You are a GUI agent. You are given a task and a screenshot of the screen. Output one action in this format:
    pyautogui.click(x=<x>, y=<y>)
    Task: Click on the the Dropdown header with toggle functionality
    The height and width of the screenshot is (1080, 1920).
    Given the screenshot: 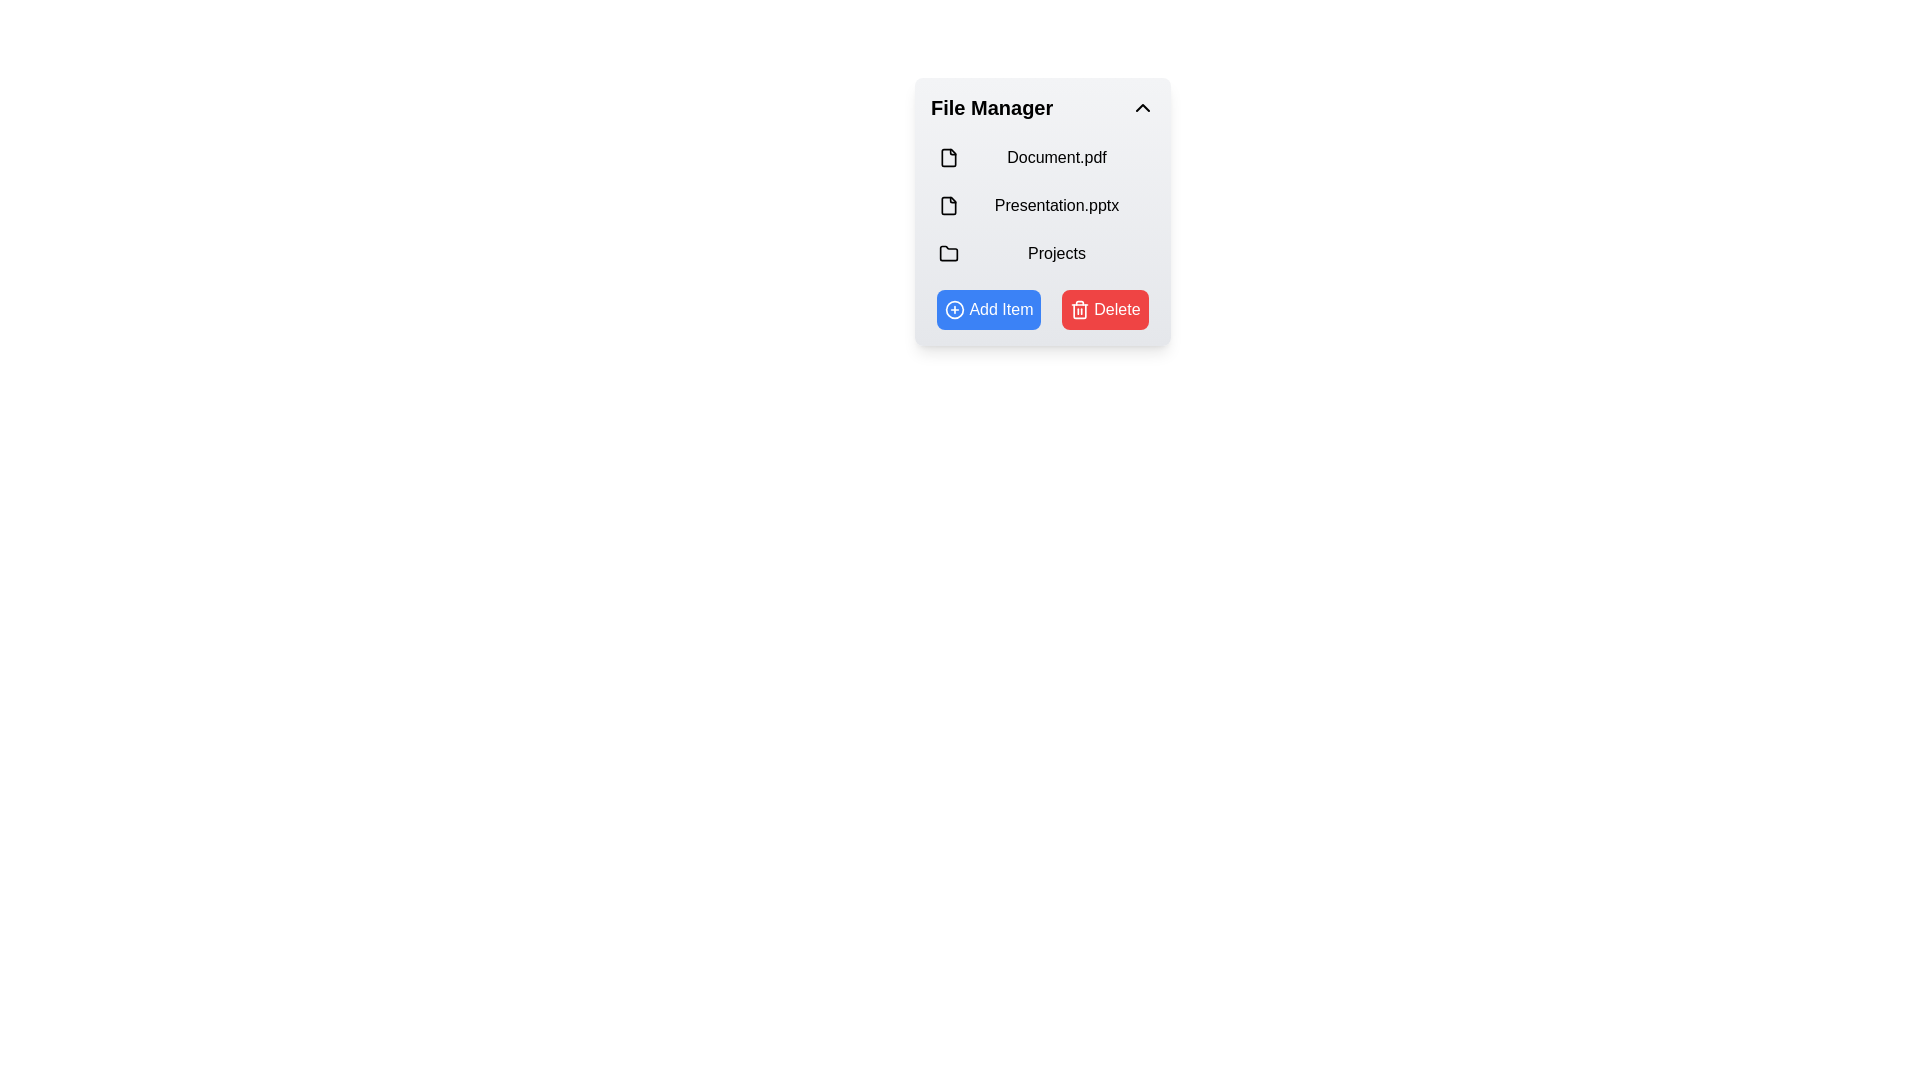 What is the action you would take?
    pyautogui.click(x=1041, y=108)
    